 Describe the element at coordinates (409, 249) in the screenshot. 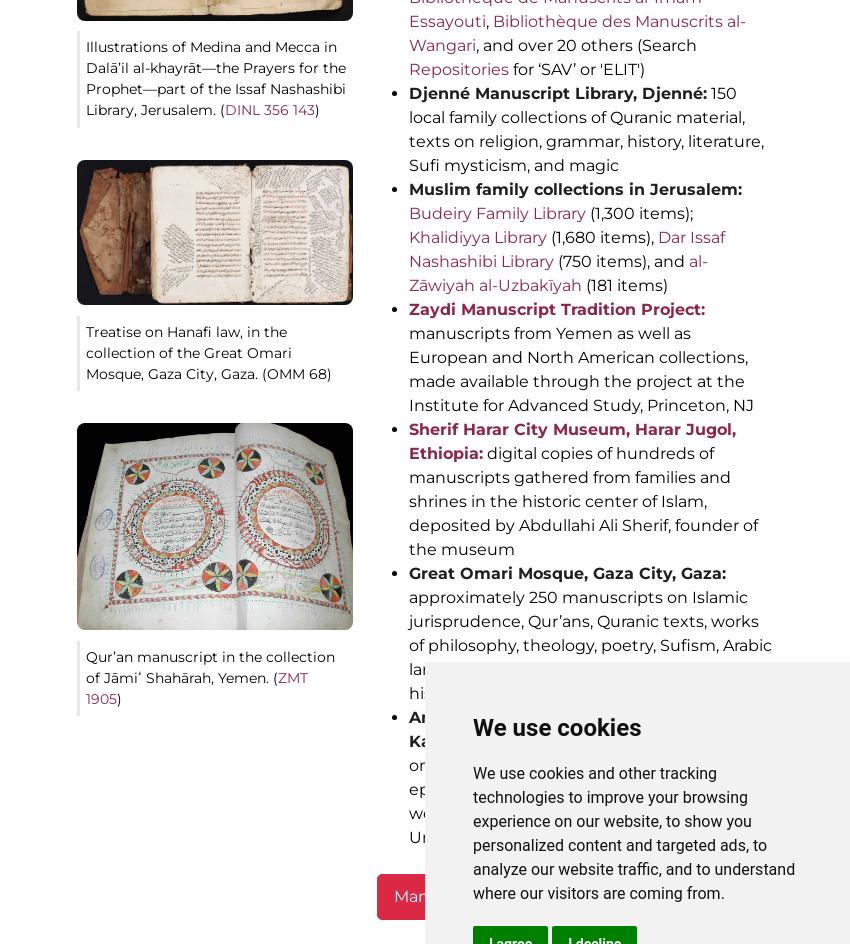

I see `'Dar Issaf Nashashibi Library'` at that location.